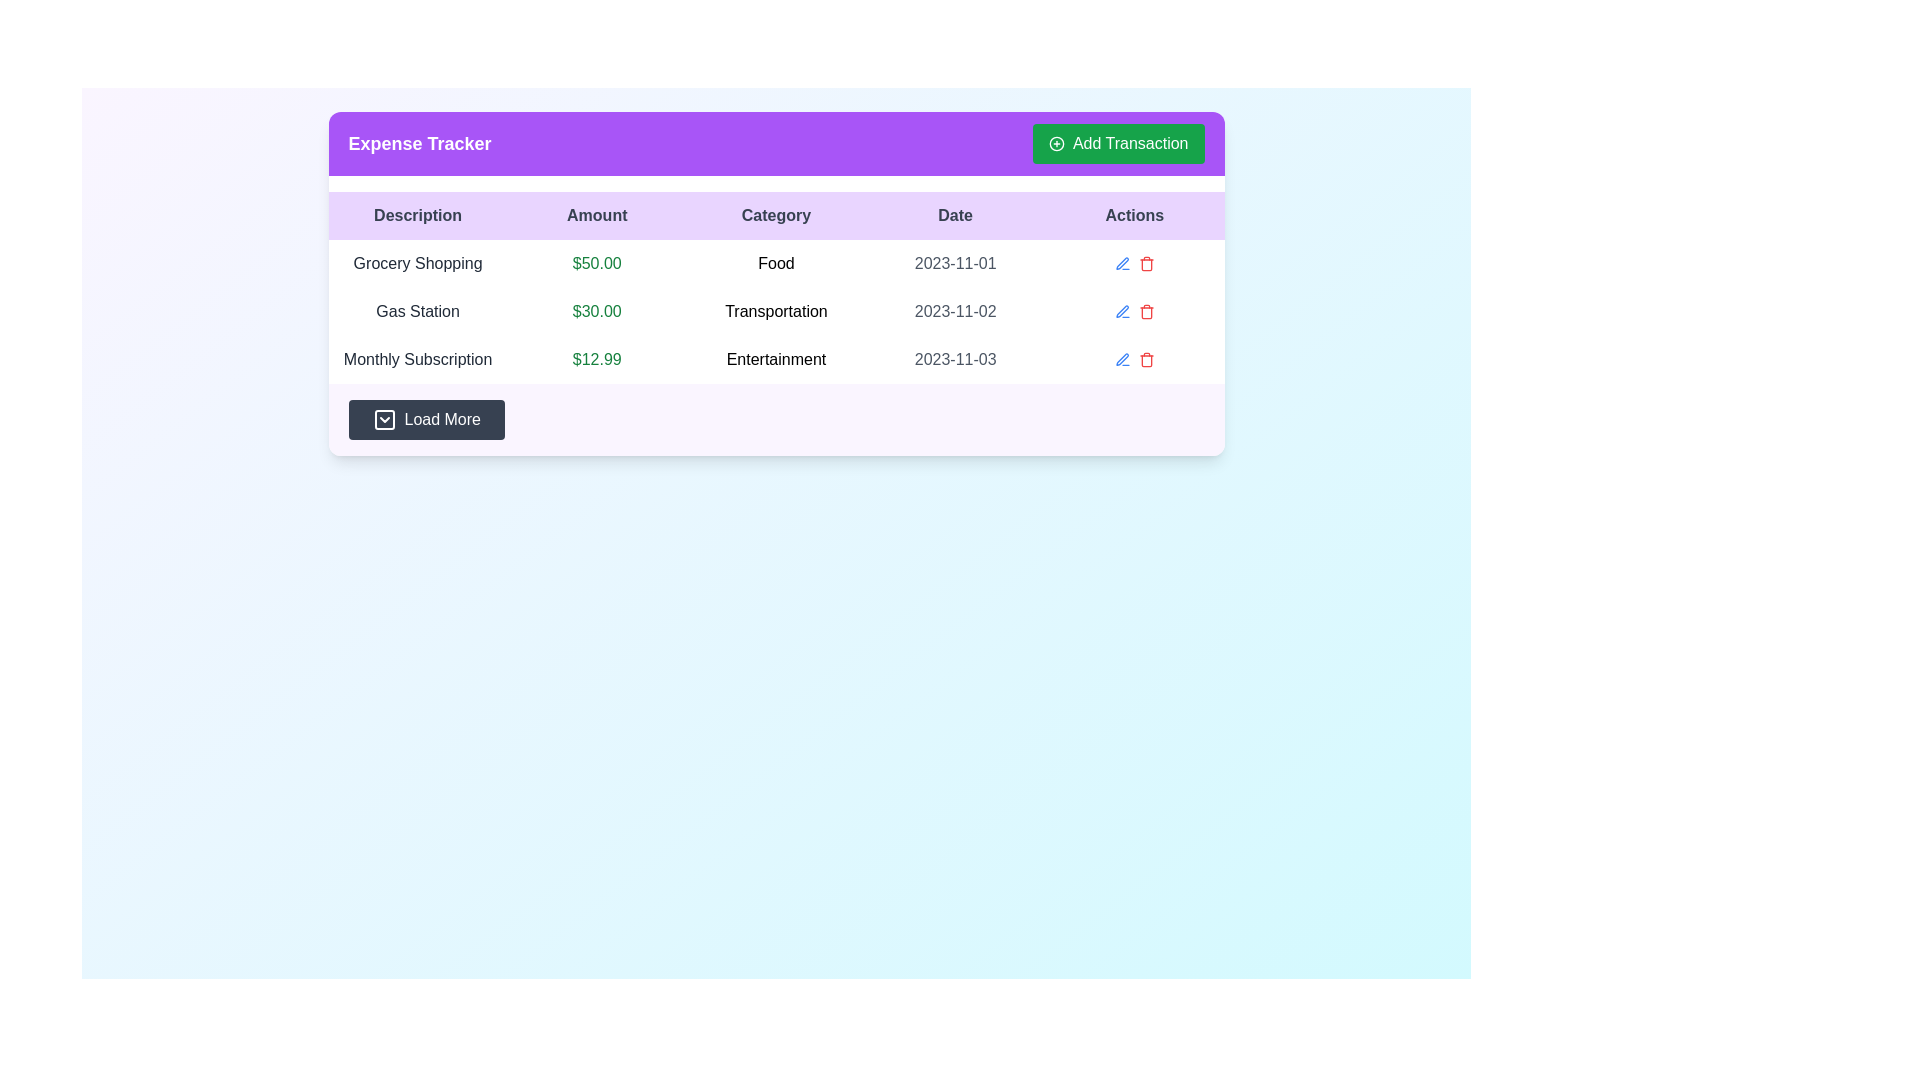 The width and height of the screenshot is (1920, 1080). I want to click on the background frame of the dropdown icon within the 'Load More' button, so click(384, 419).